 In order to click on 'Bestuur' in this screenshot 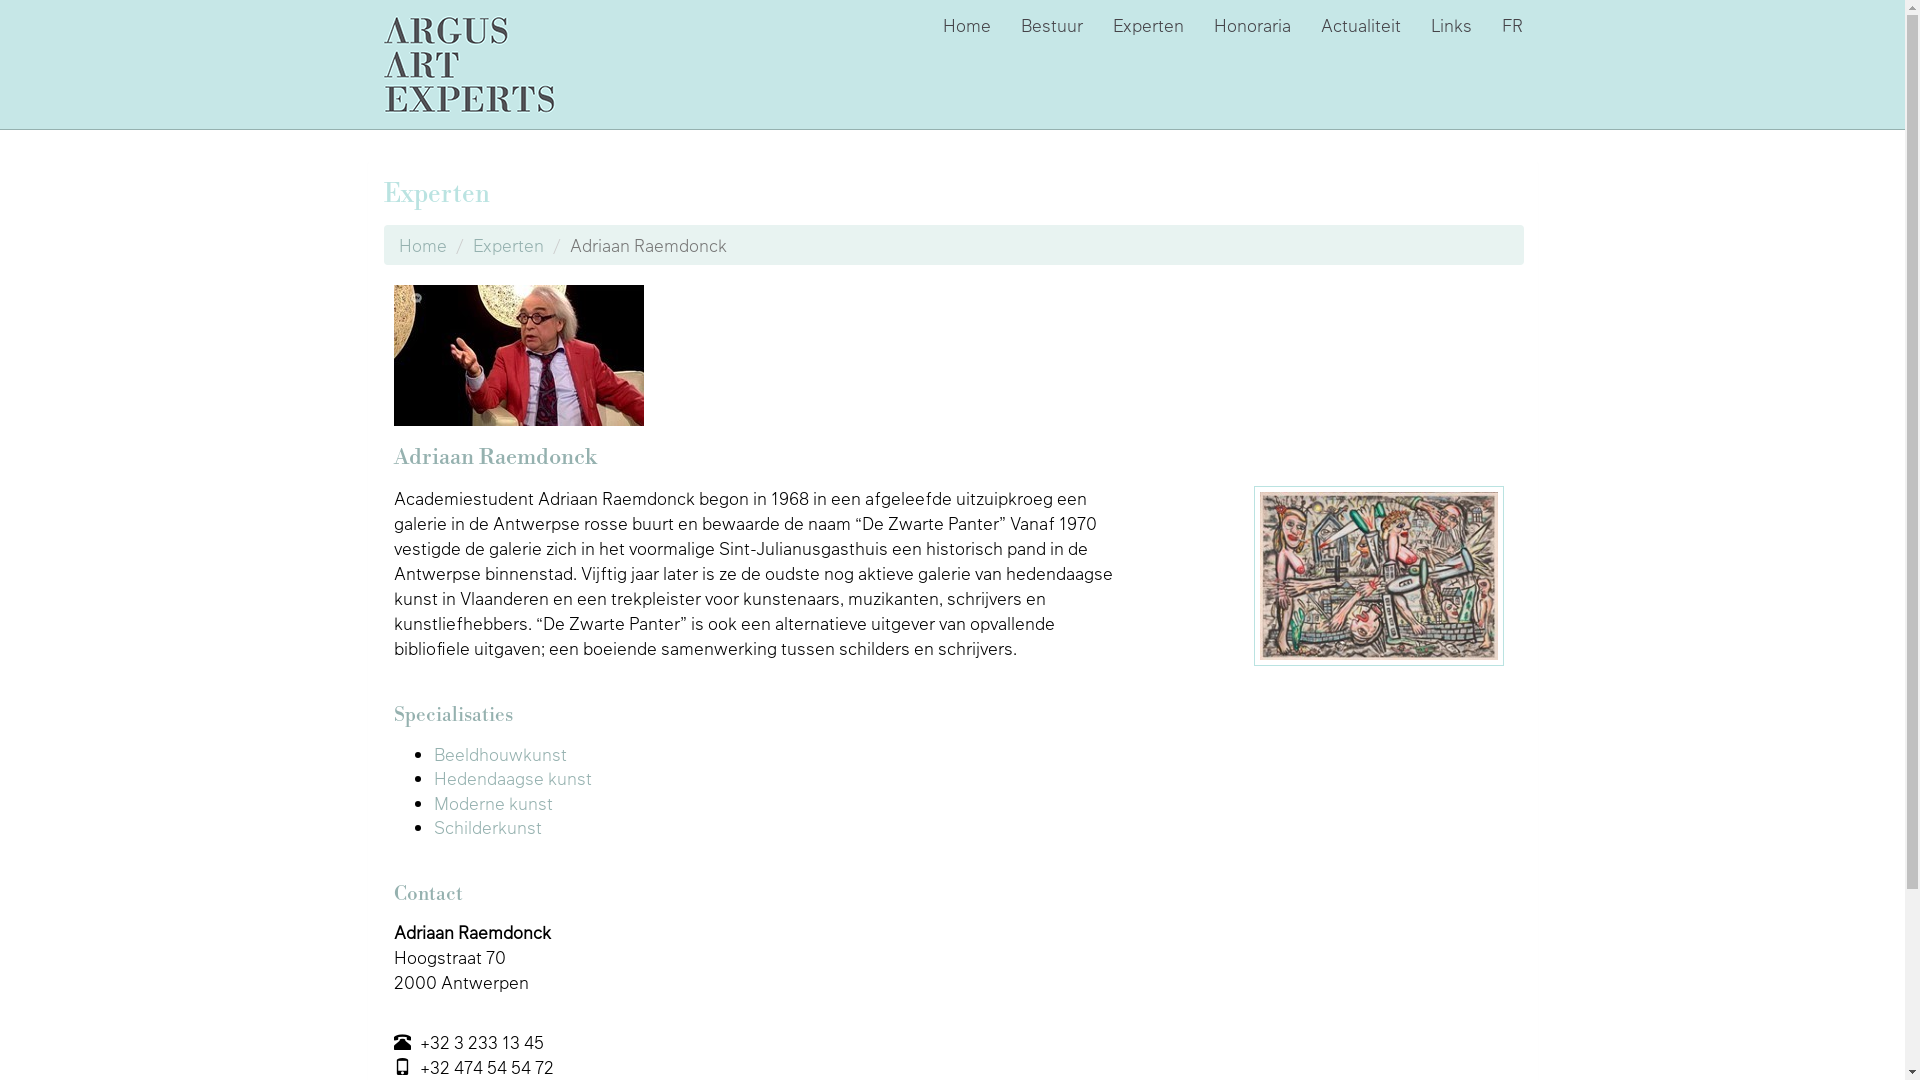, I will do `click(1050, 24)`.